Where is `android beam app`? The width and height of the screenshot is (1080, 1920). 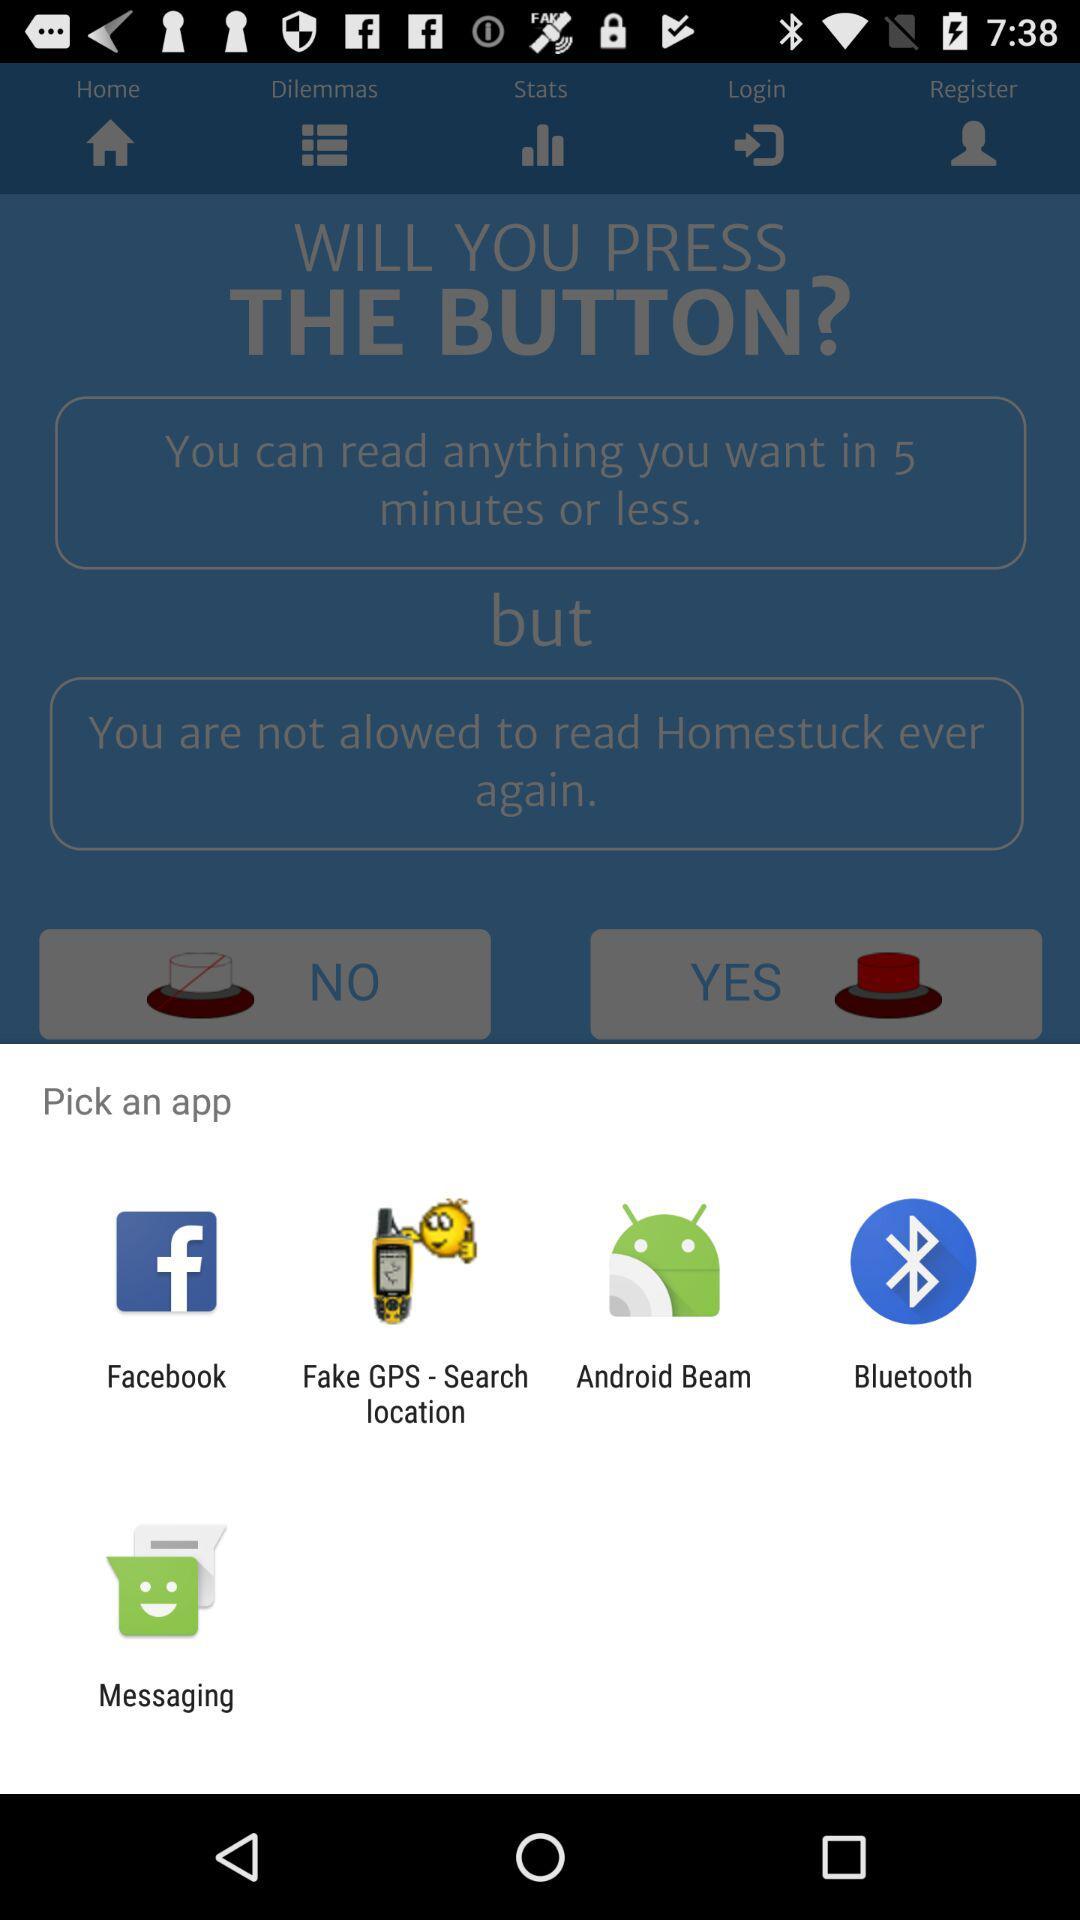 android beam app is located at coordinates (664, 1392).